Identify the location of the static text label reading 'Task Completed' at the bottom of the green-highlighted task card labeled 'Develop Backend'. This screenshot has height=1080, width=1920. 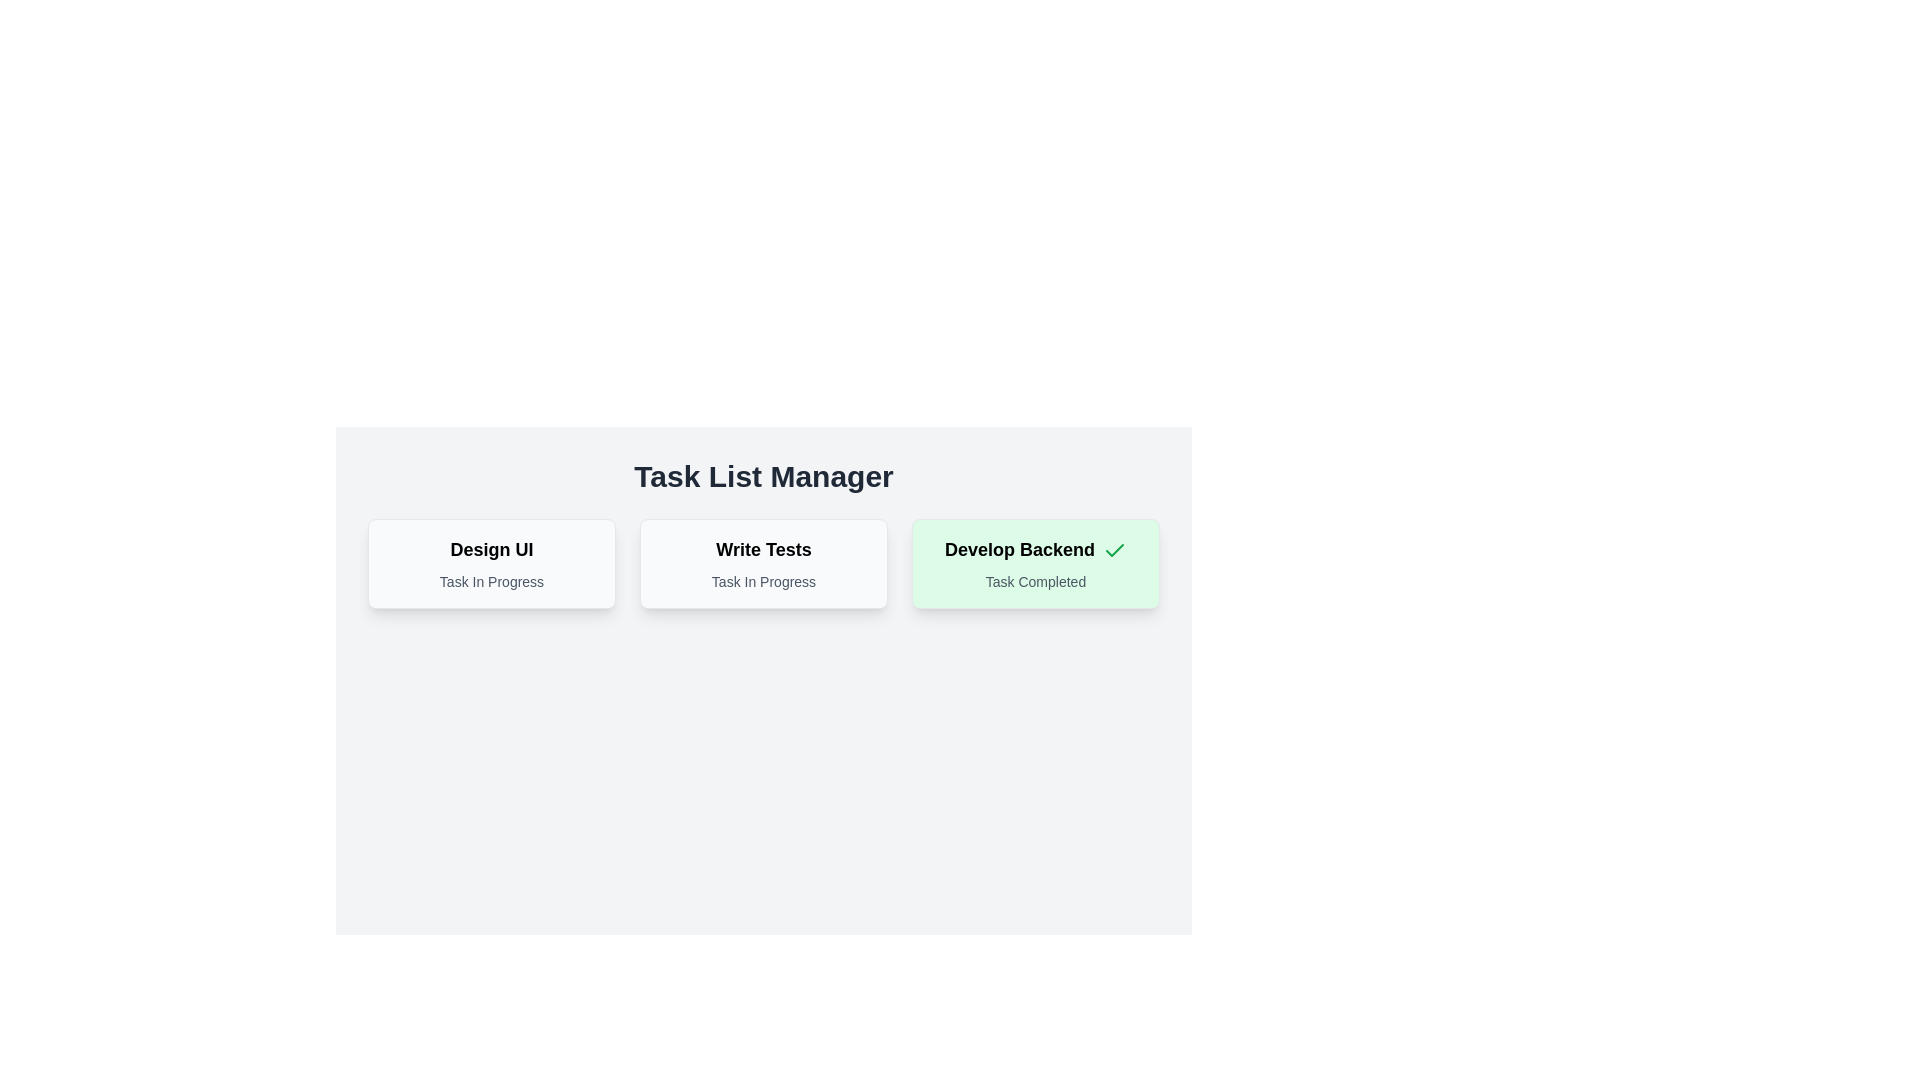
(1036, 582).